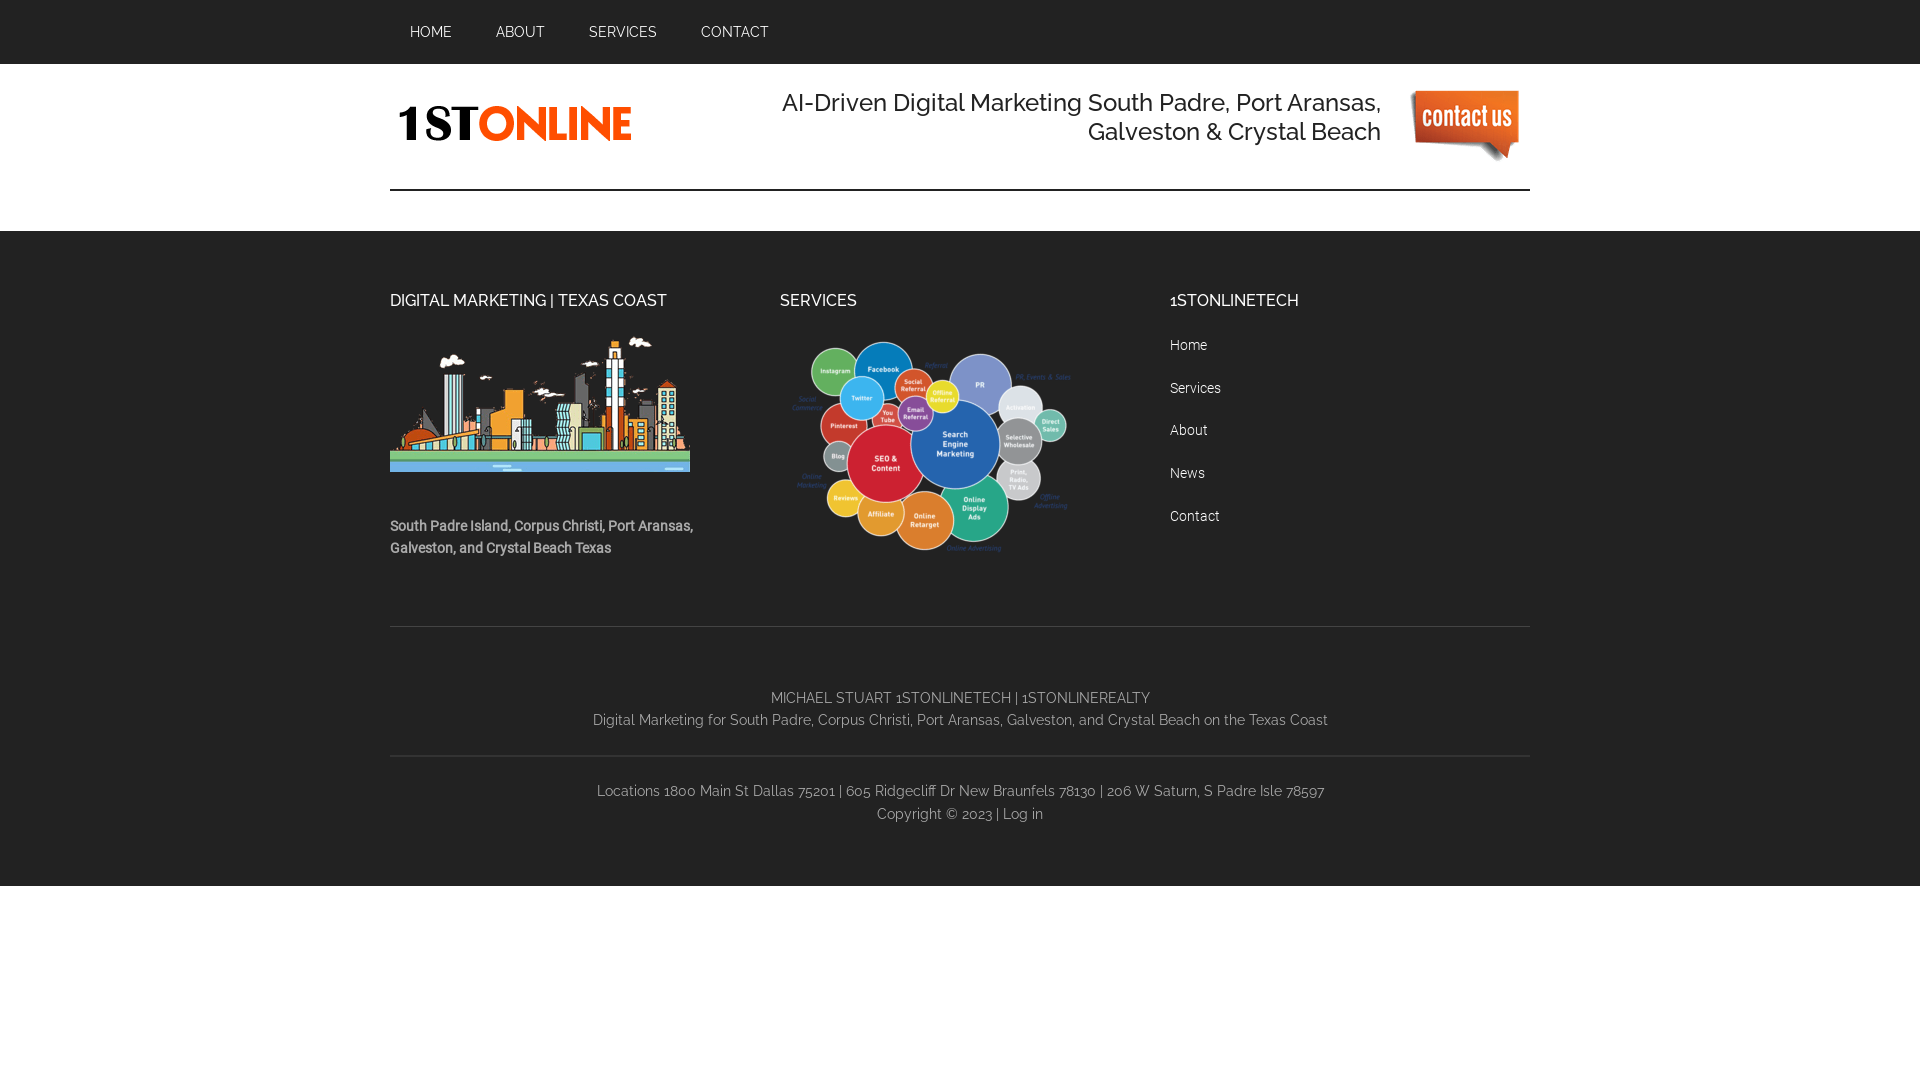  I want to click on 'ABOUT', so click(520, 31).